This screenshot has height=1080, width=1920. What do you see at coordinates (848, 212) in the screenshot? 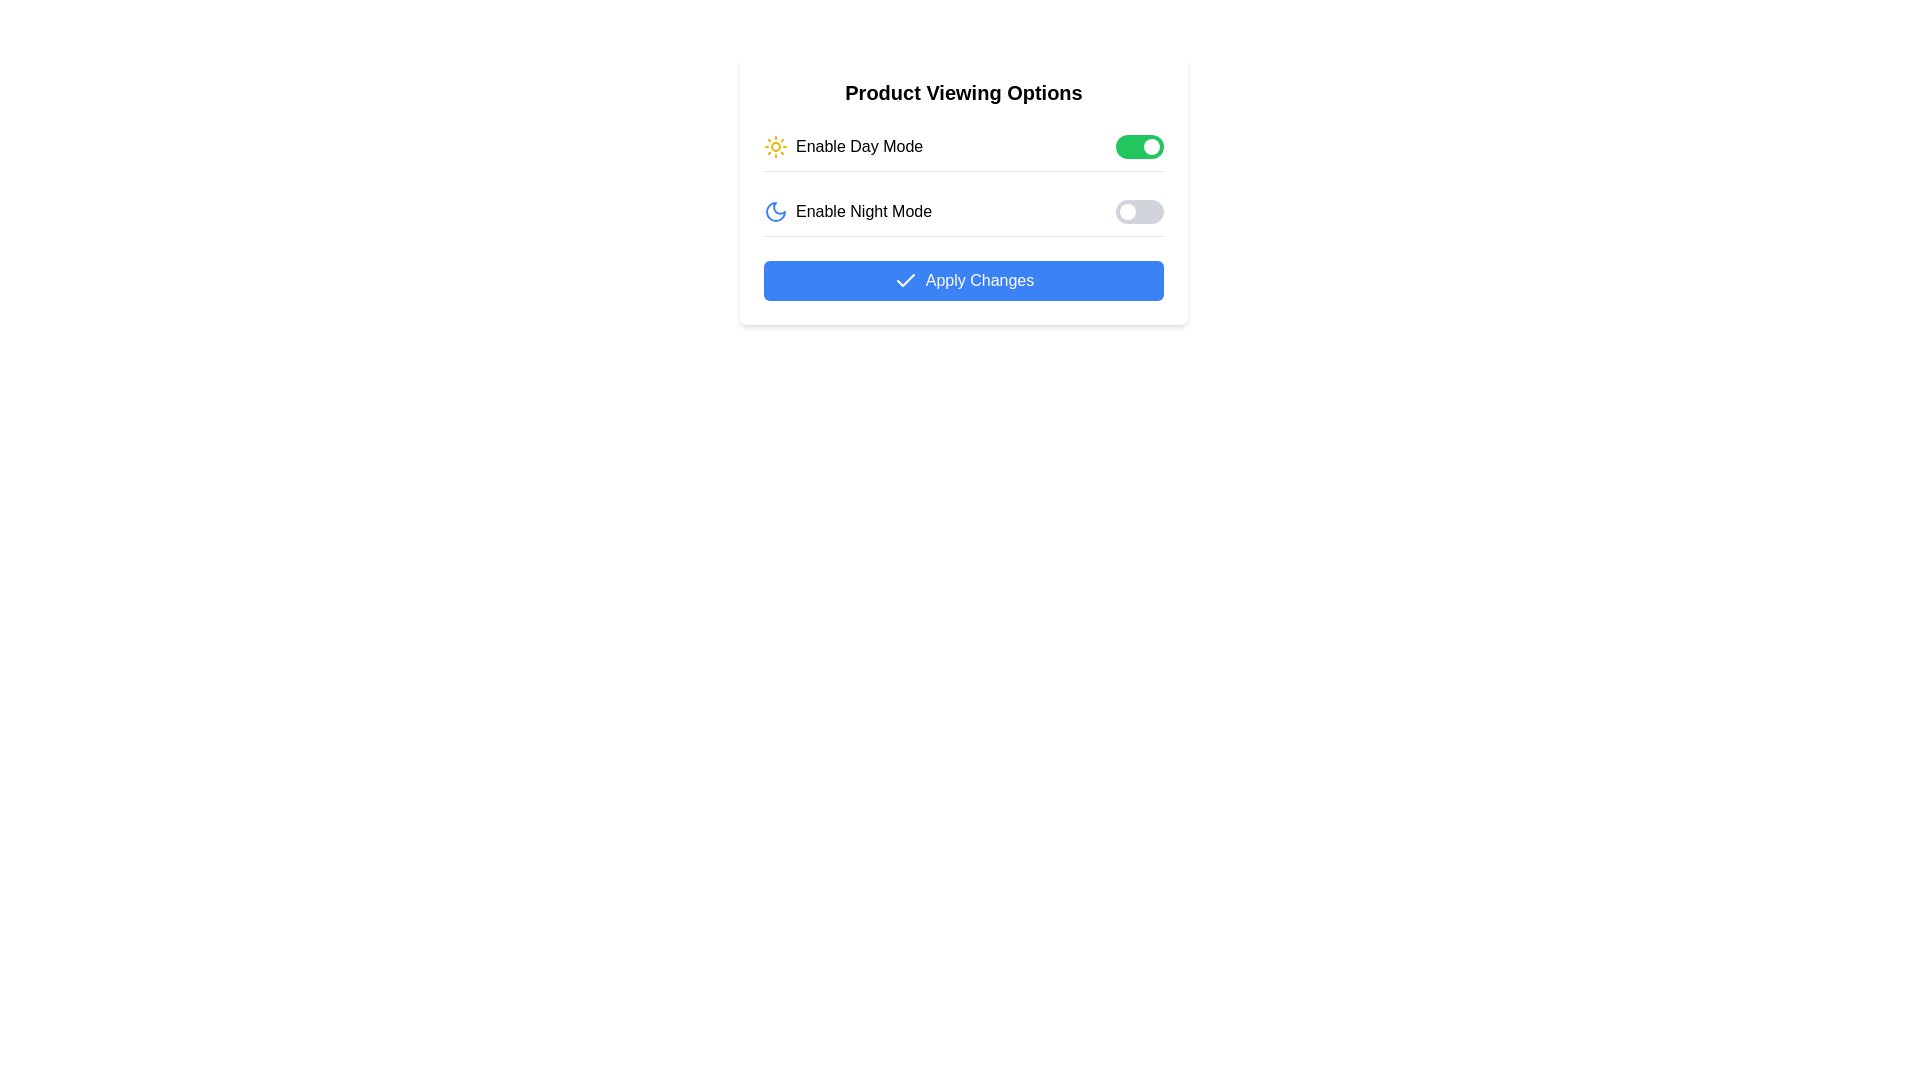
I see `the 'Enable Night Mode' text label and crescent moon icon` at bounding box center [848, 212].